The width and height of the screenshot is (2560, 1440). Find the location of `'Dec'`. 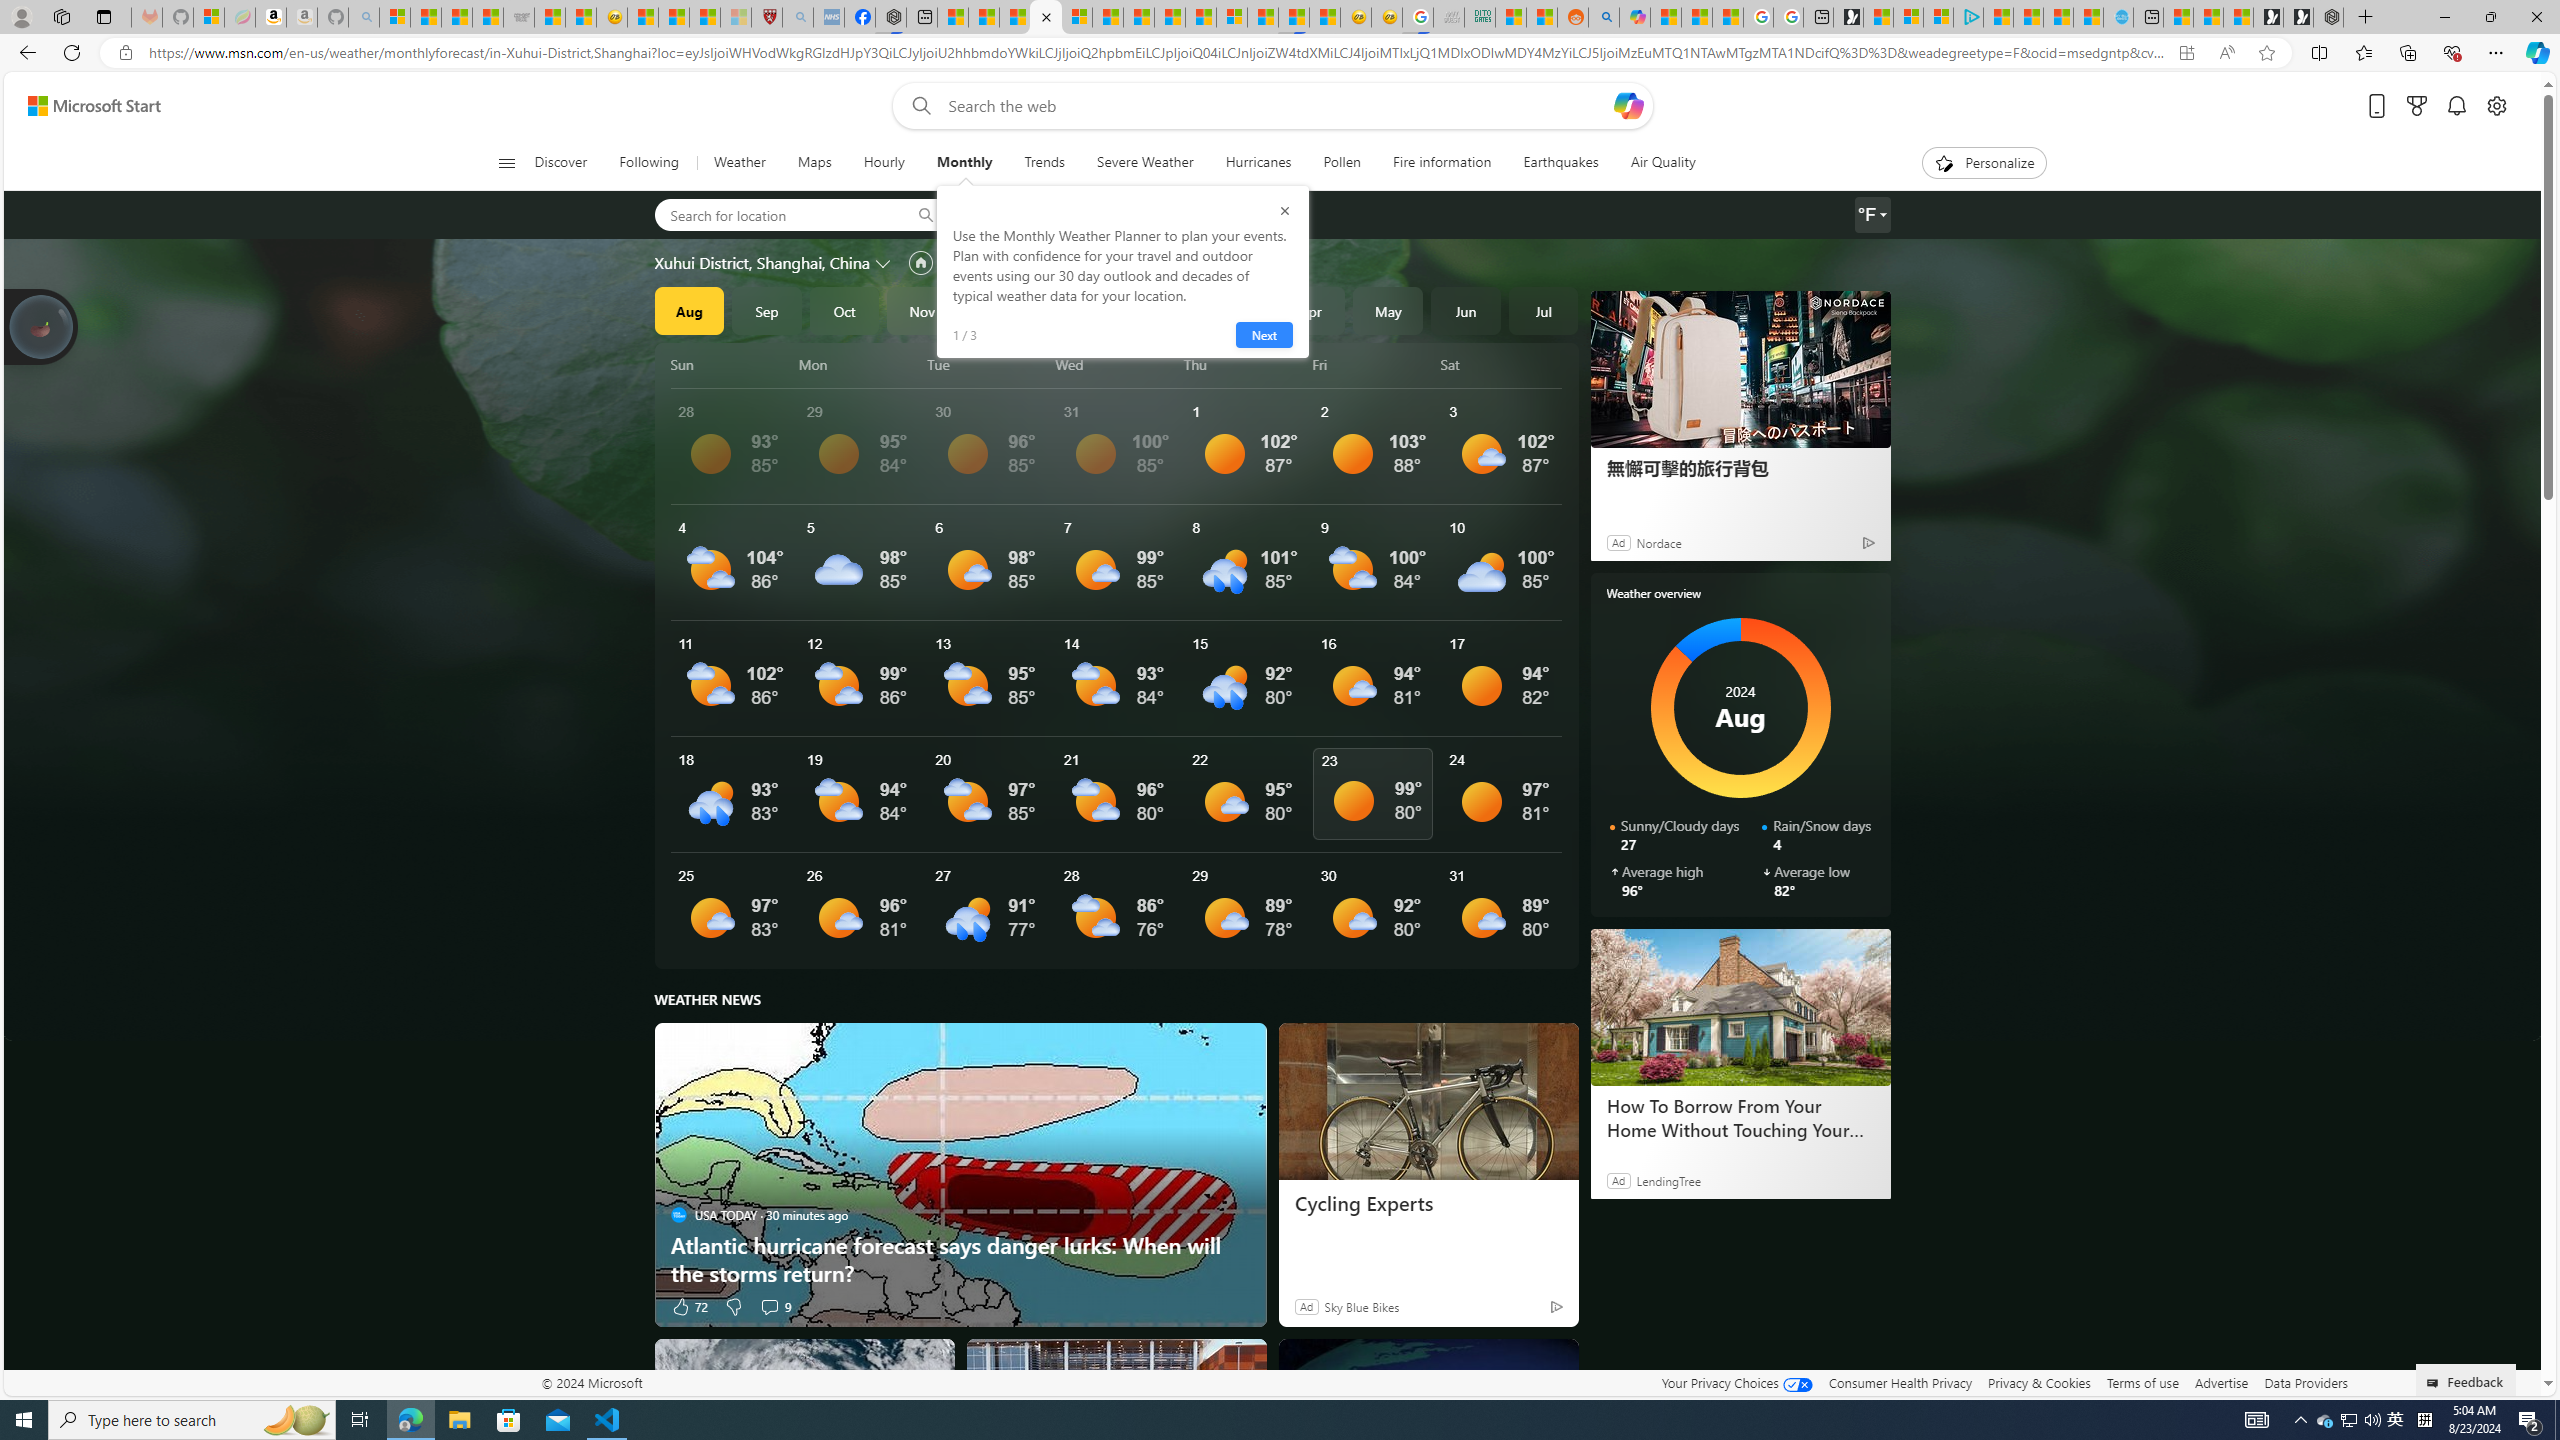

'Dec' is located at coordinates (998, 310).